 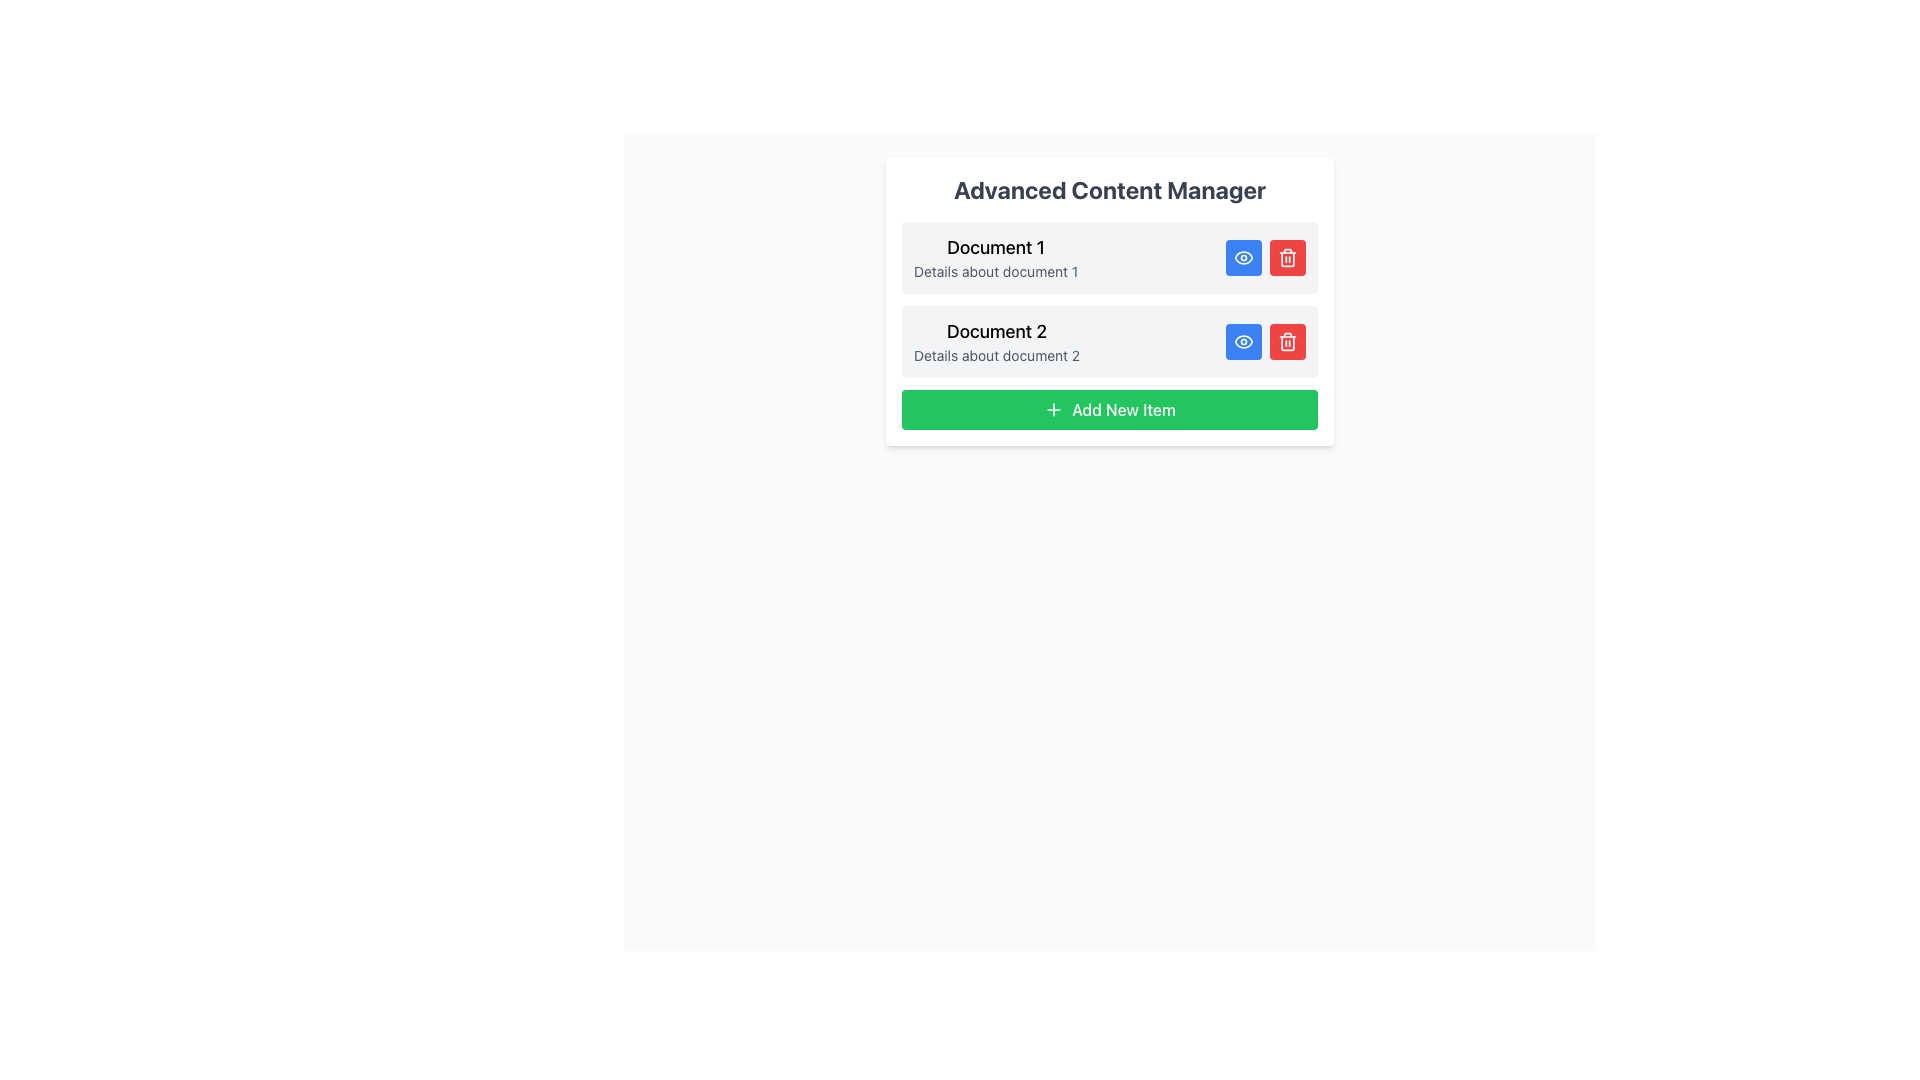 I want to click on the delete button represented by an icon in the top-right corner of the second document row to initiate the deletion process, so click(x=1287, y=257).